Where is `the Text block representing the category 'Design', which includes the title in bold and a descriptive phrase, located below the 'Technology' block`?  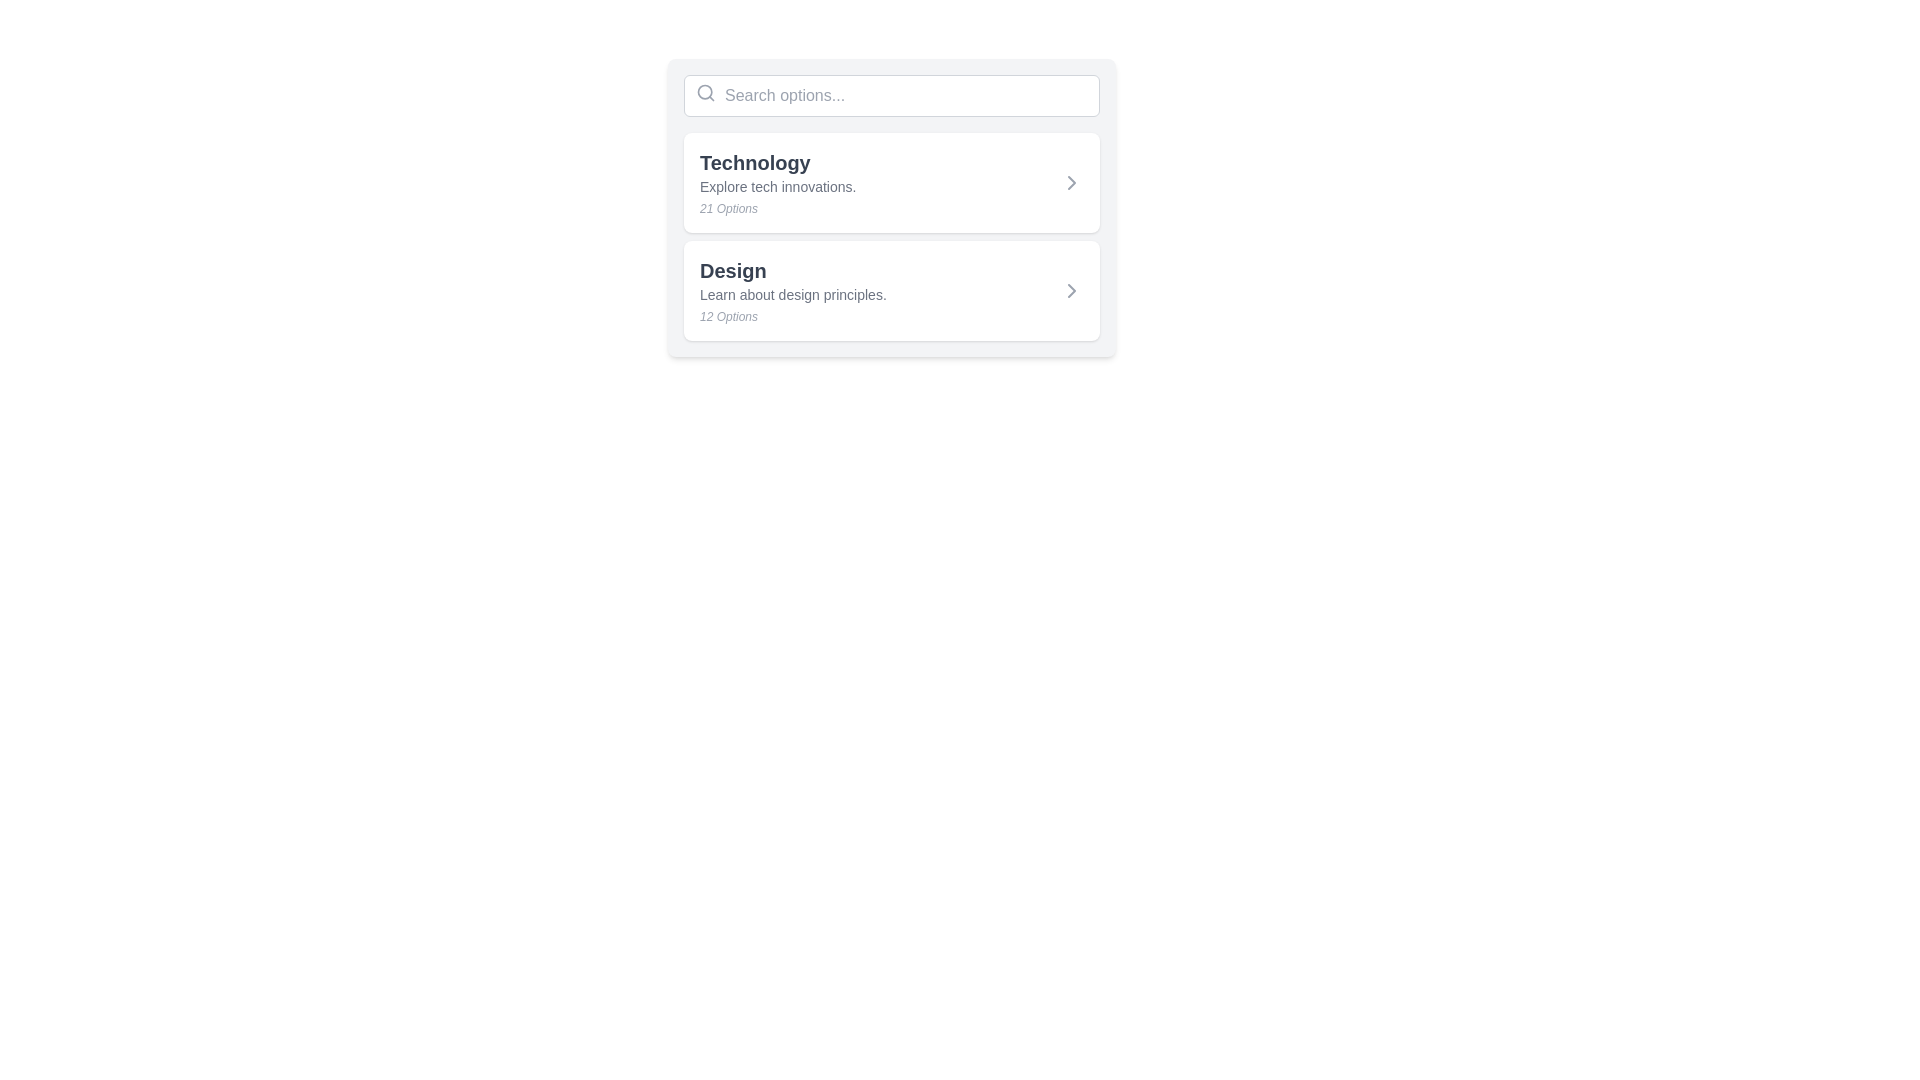 the Text block representing the category 'Design', which includes the title in bold and a descriptive phrase, located below the 'Technology' block is located at coordinates (792, 290).